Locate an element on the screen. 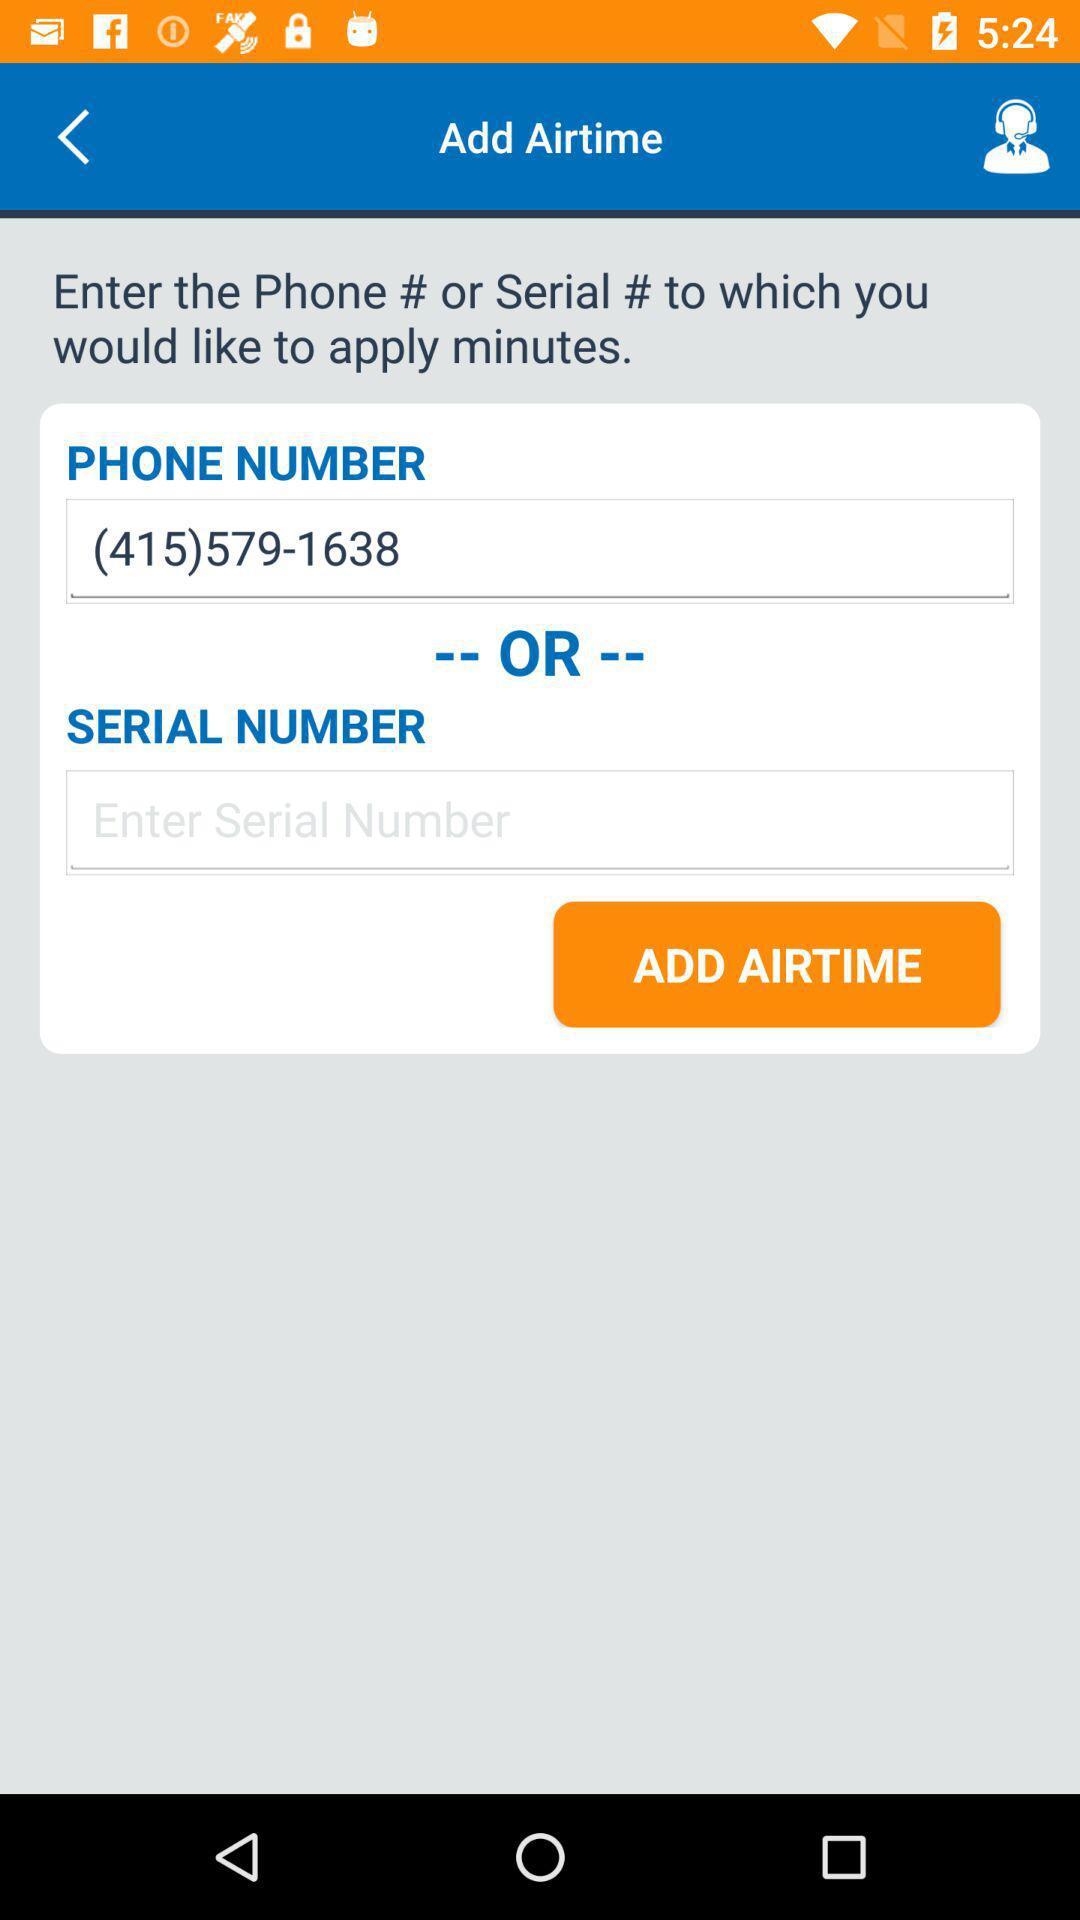  the icon next to the add airtime is located at coordinates (1017, 135).